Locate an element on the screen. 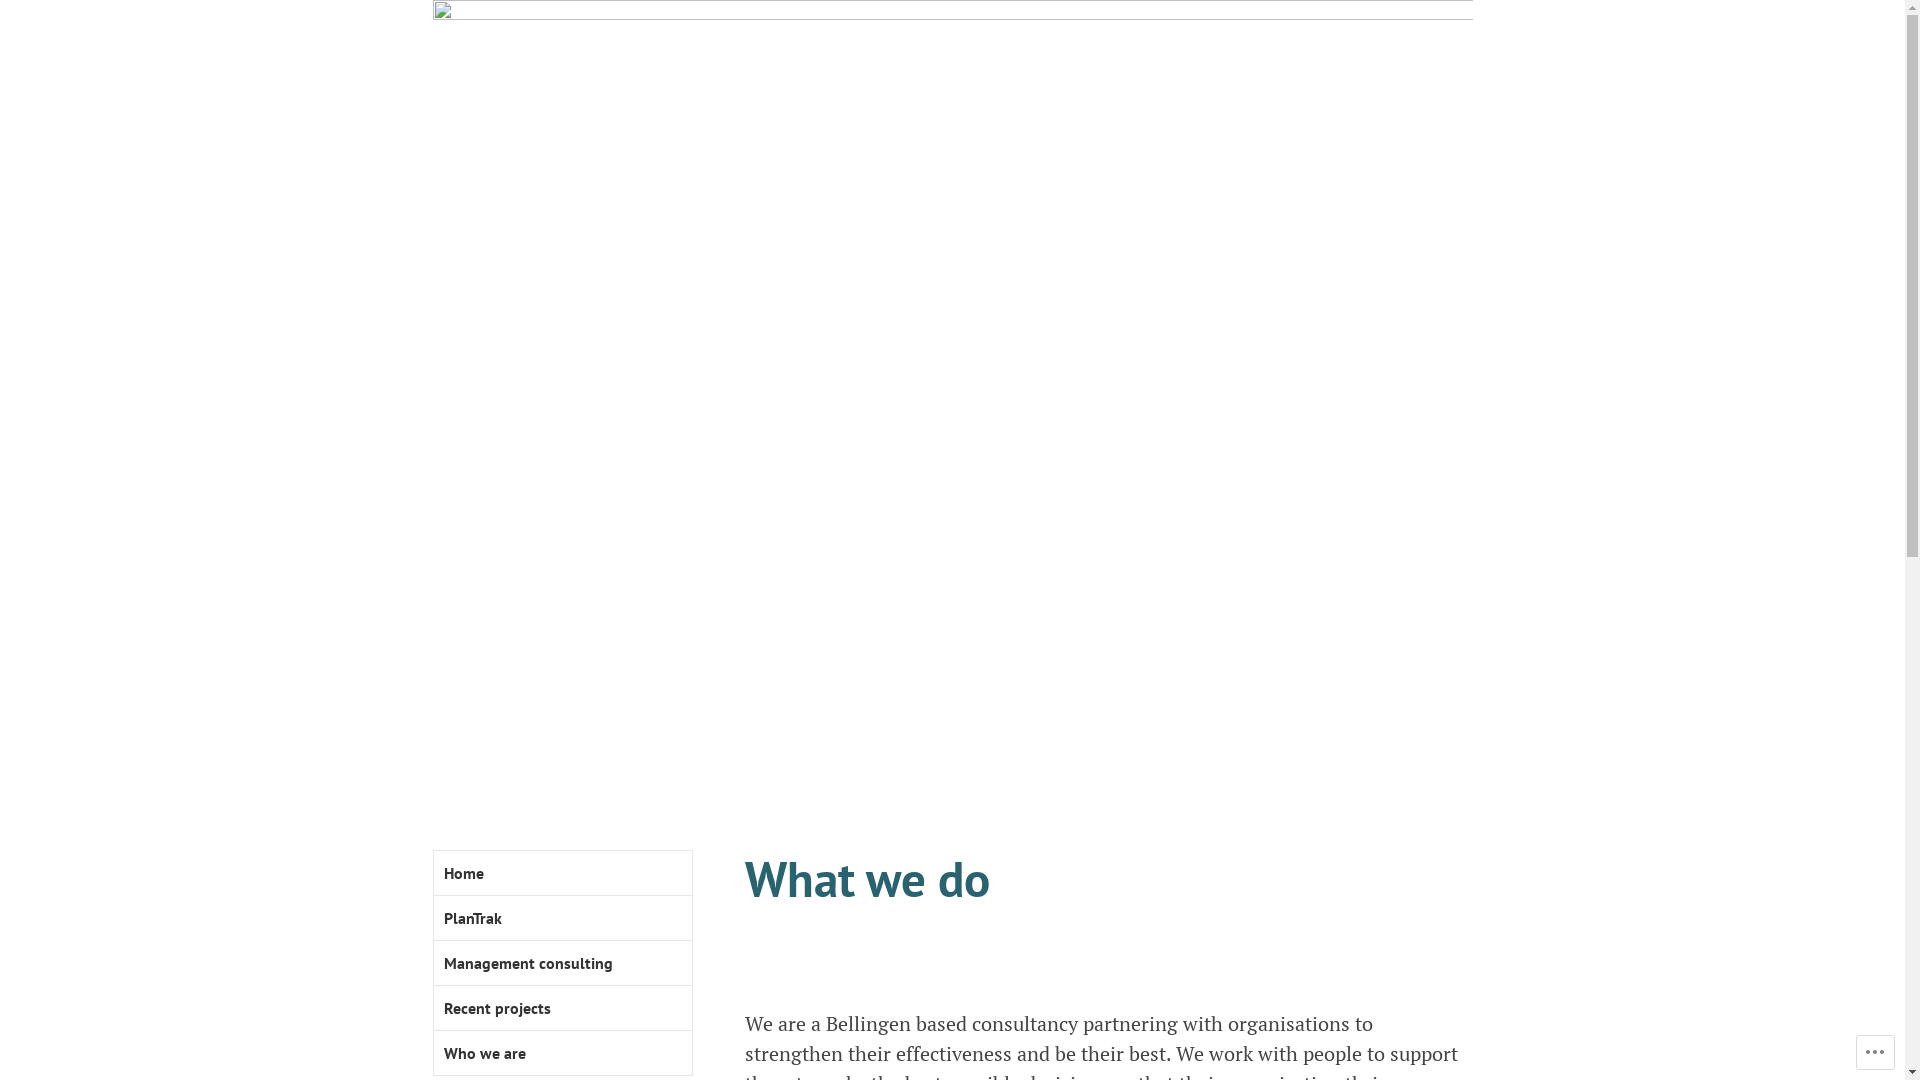 The height and width of the screenshot is (1080, 1920). 'PlanTrak' is located at coordinates (561, 918).